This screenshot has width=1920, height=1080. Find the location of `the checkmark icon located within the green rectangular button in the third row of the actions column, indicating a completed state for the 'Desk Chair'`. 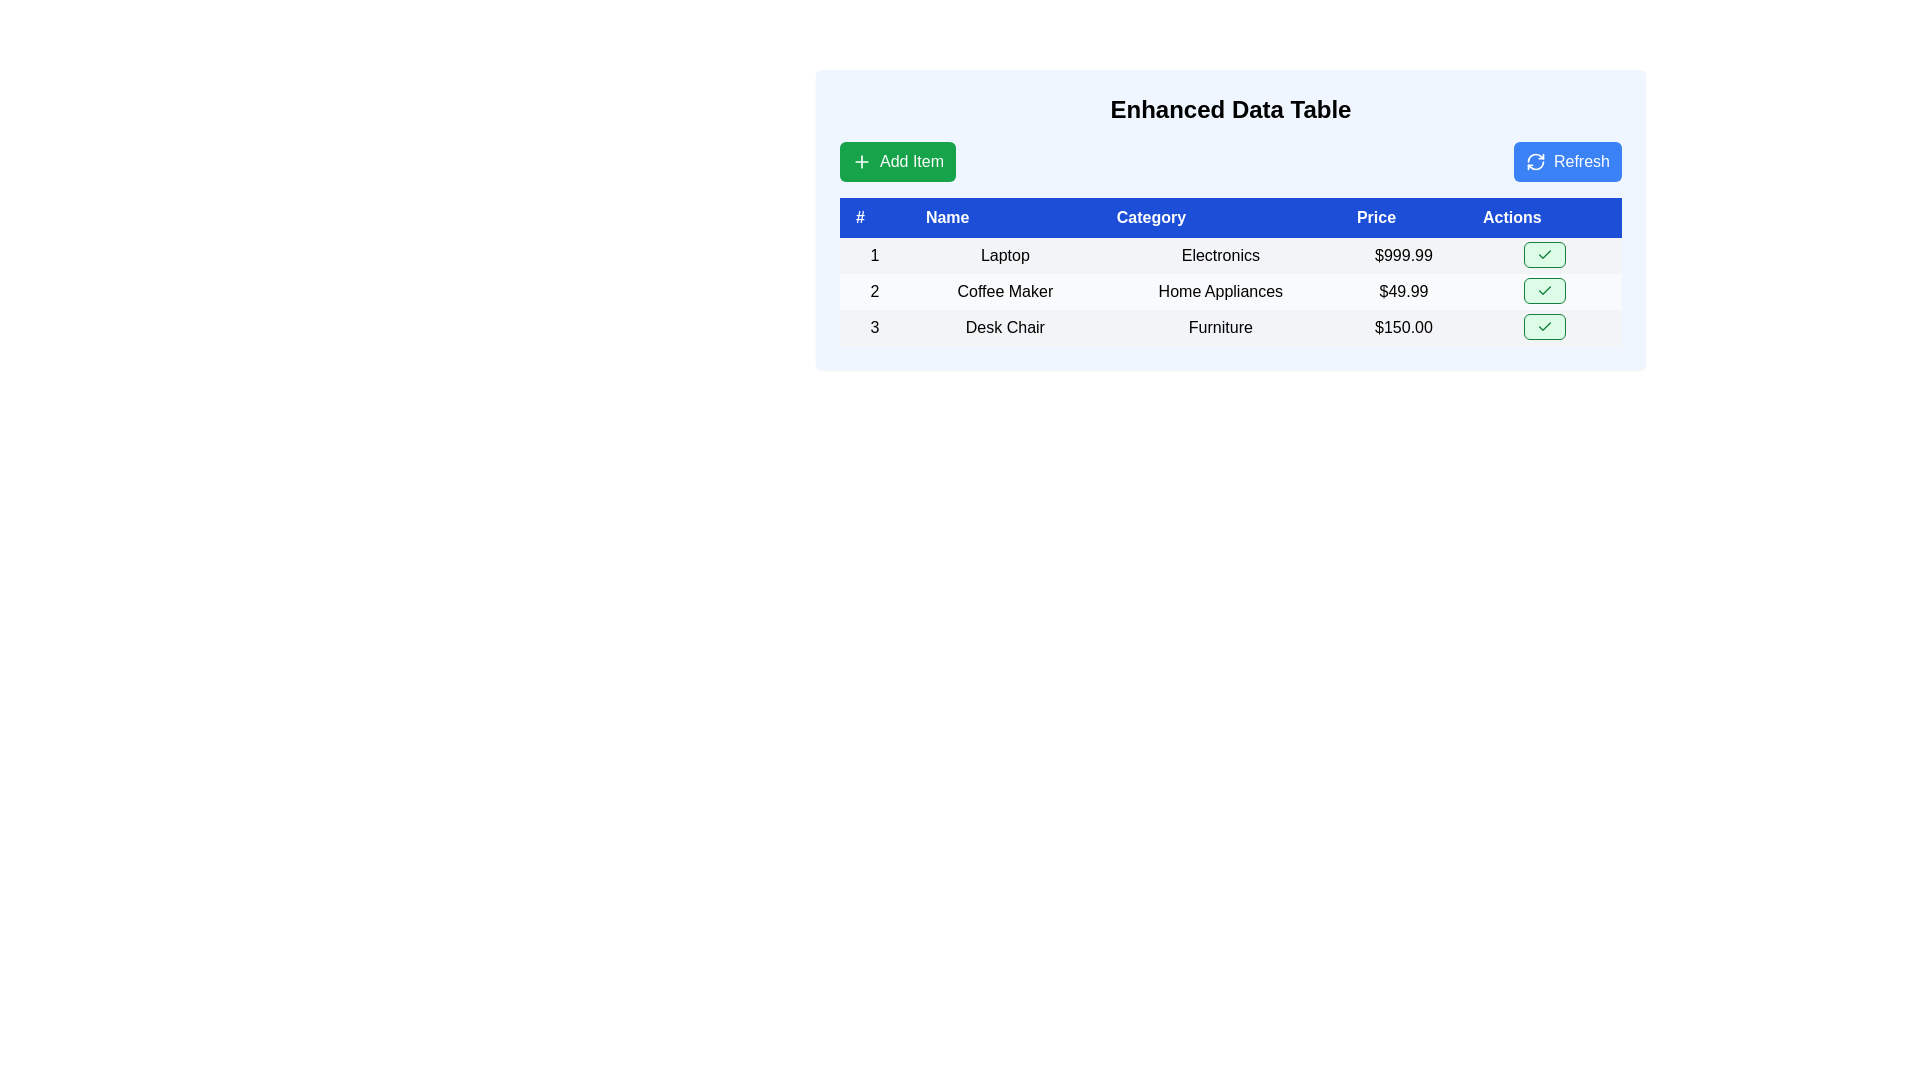

the checkmark icon located within the green rectangular button in the third row of the actions column, indicating a completed state for the 'Desk Chair' is located at coordinates (1543, 253).